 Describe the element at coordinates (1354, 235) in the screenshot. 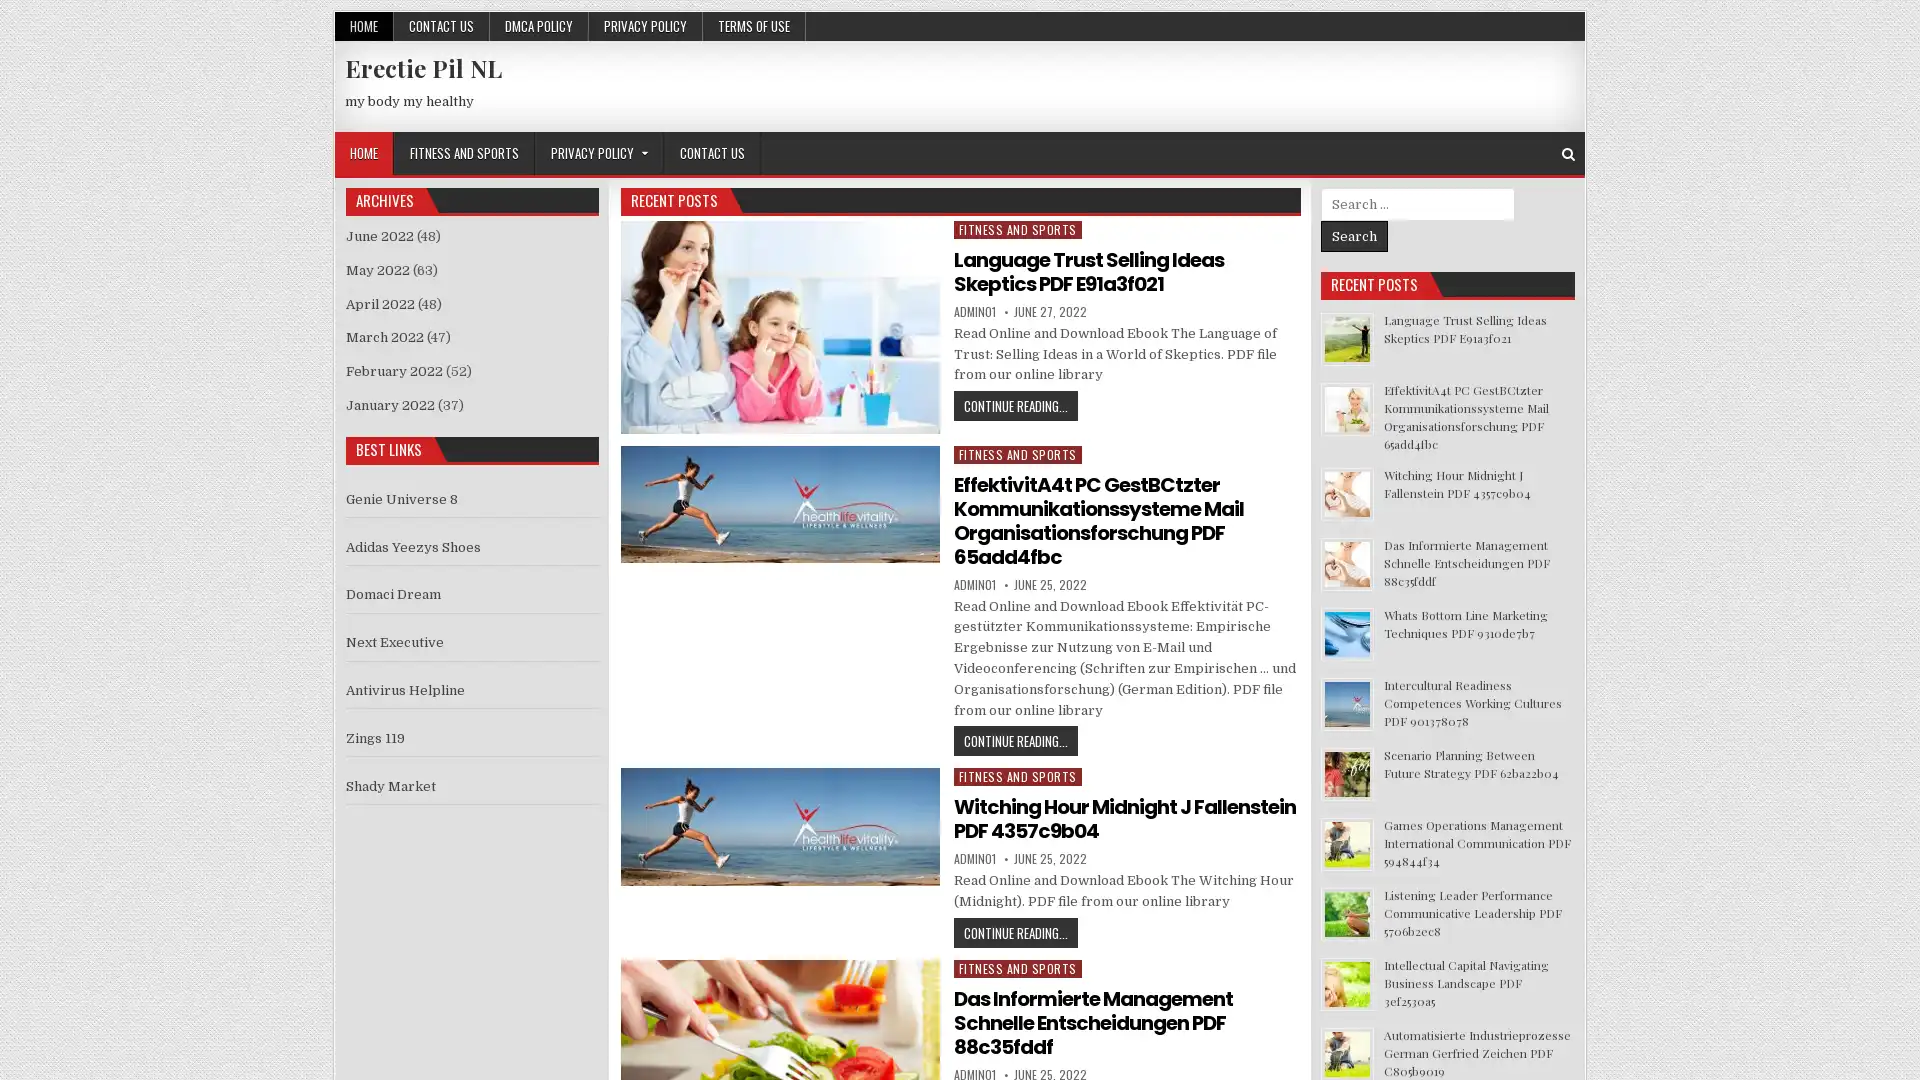

I see `Search` at that location.